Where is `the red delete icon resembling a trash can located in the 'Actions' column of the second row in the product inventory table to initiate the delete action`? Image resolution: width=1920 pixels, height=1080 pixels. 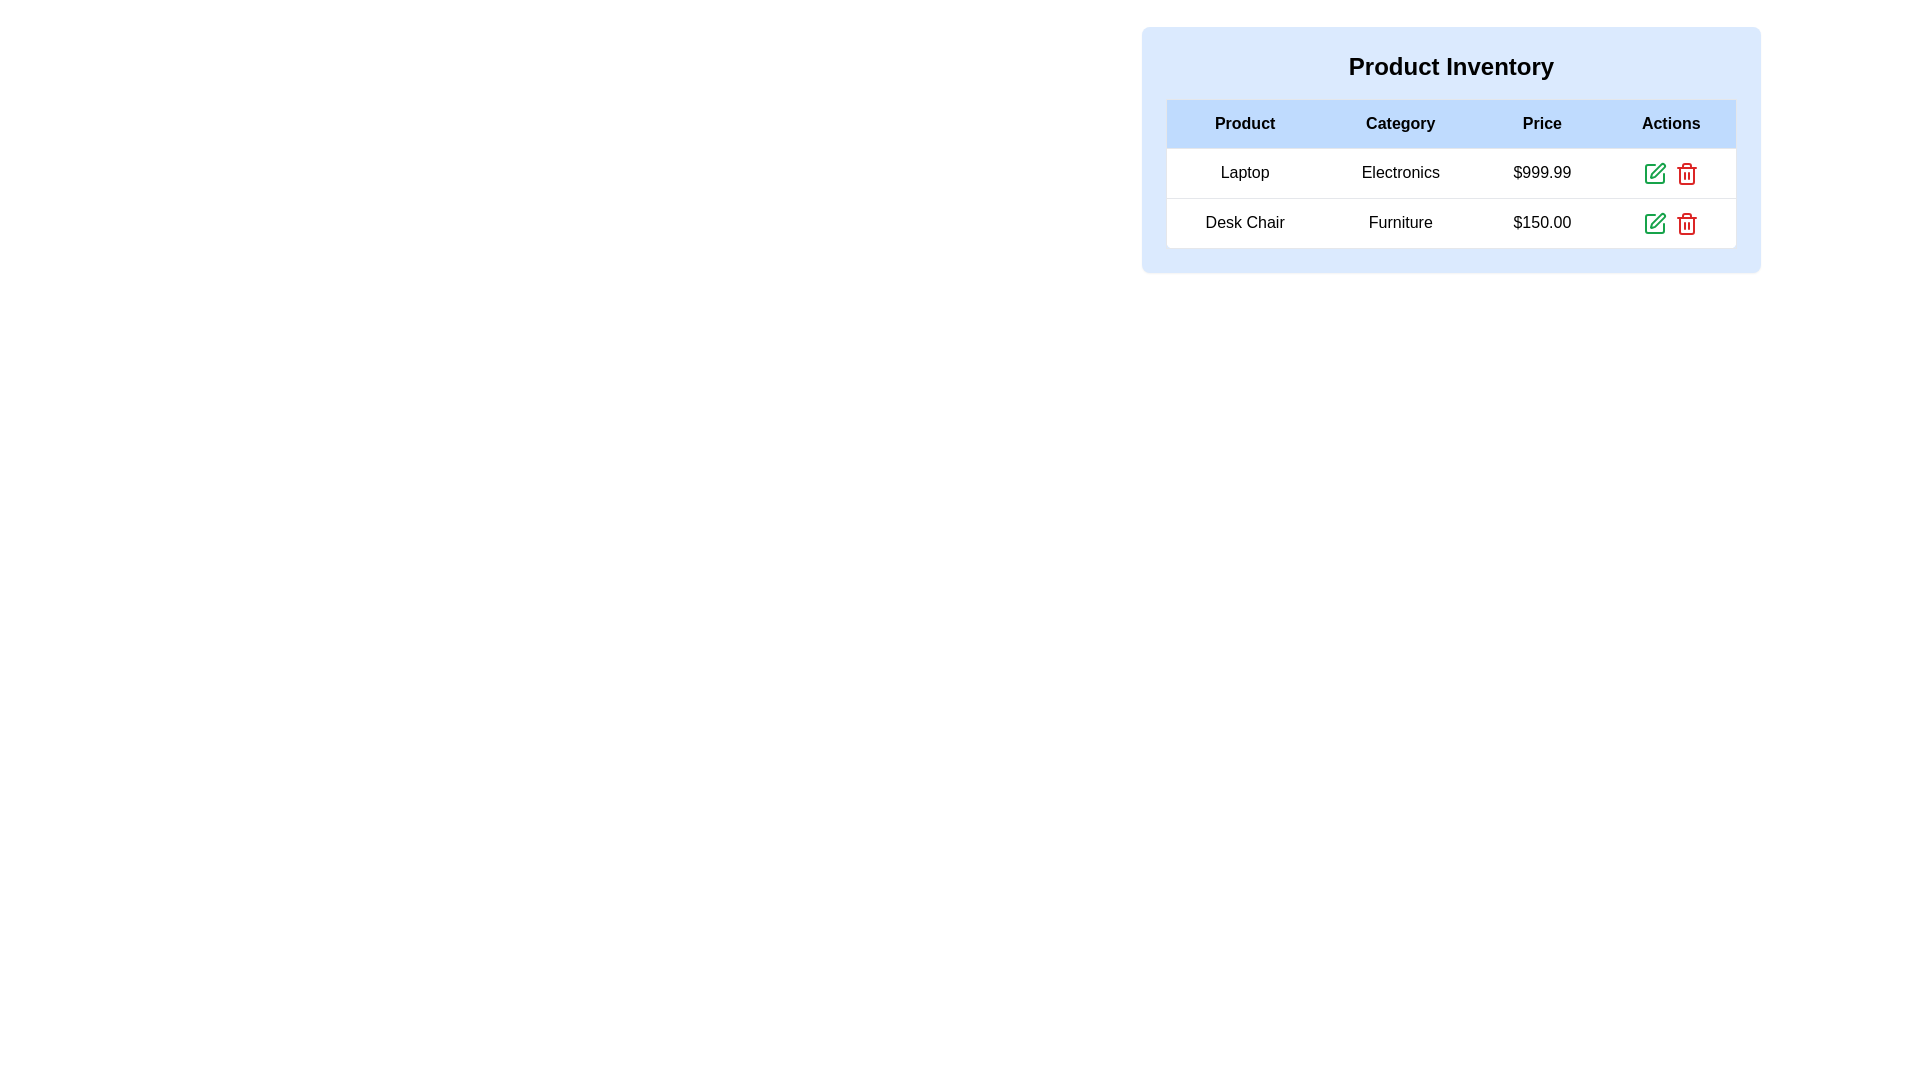 the red delete icon resembling a trash can located in the 'Actions' column of the second row in the product inventory table to initiate the delete action is located at coordinates (1686, 223).